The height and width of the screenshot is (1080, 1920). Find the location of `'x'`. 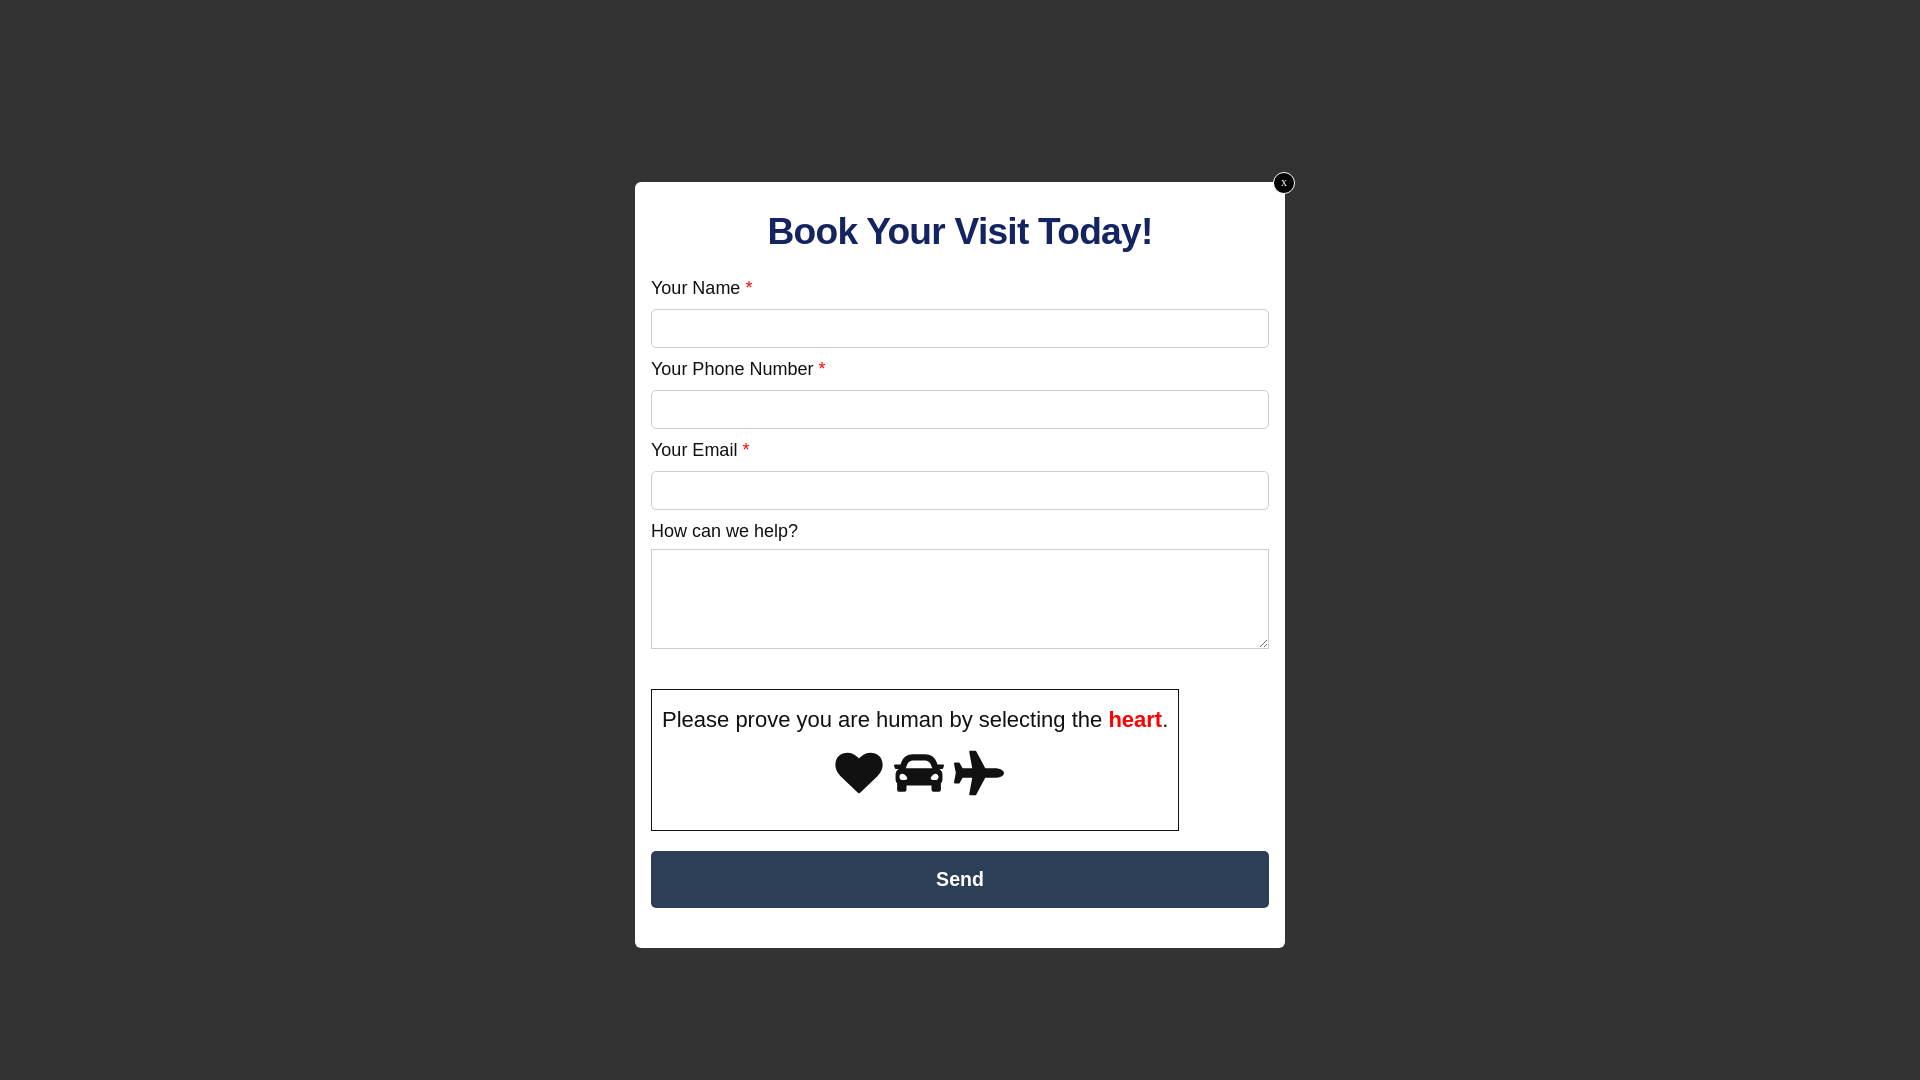

'x' is located at coordinates (1271, 182).